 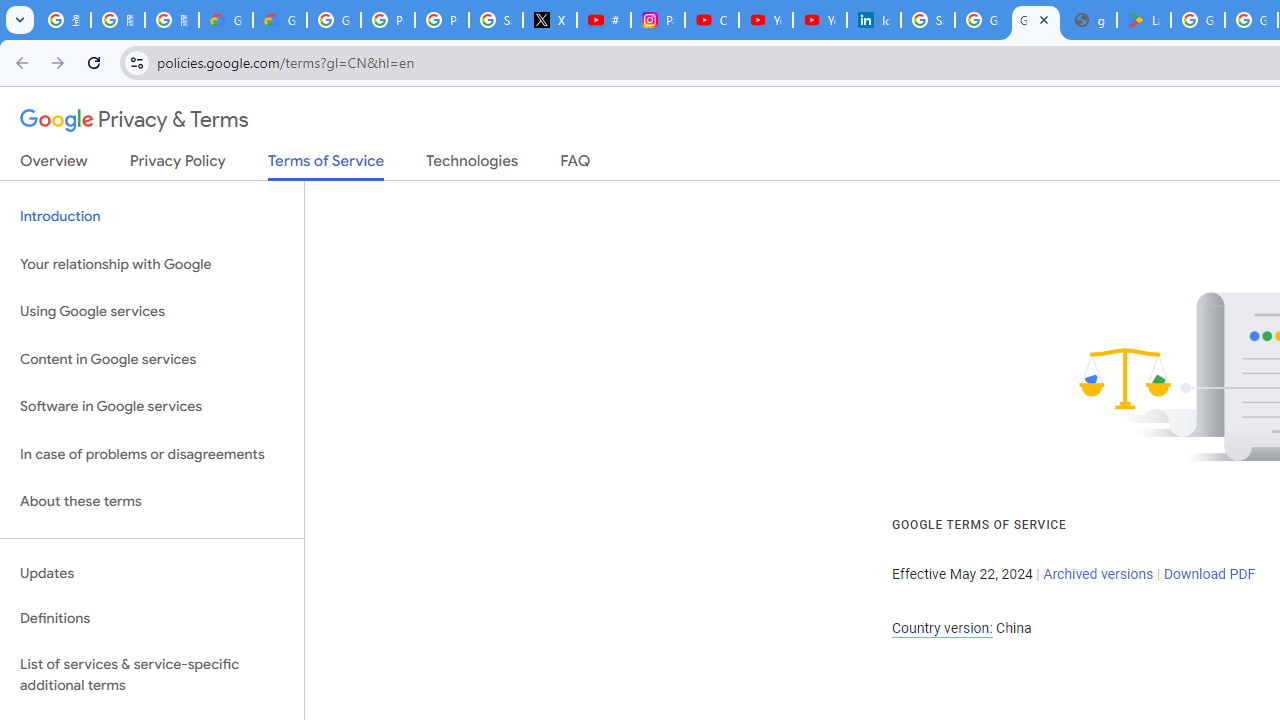 I want to click on 'Your relationship with Google', so click(x=151, y=263).